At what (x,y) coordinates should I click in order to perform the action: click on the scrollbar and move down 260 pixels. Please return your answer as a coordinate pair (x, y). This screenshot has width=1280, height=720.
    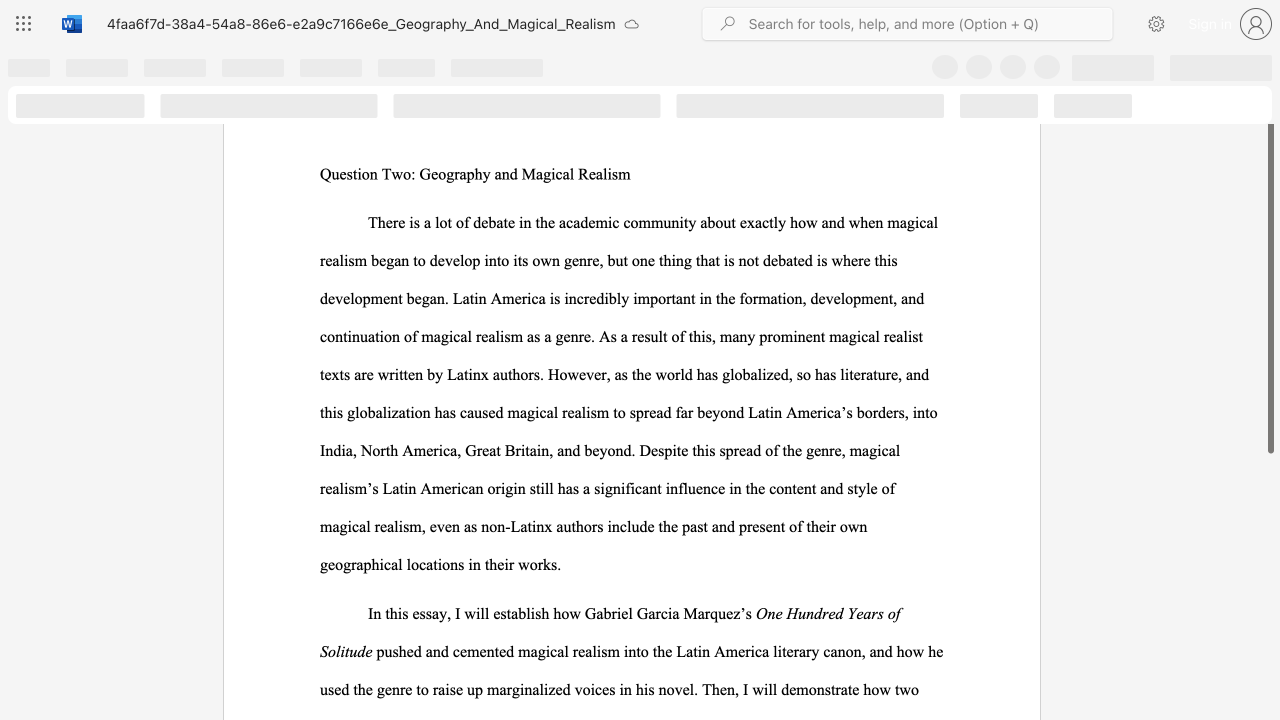
    Looking at the image, I should click on (1269, 255).